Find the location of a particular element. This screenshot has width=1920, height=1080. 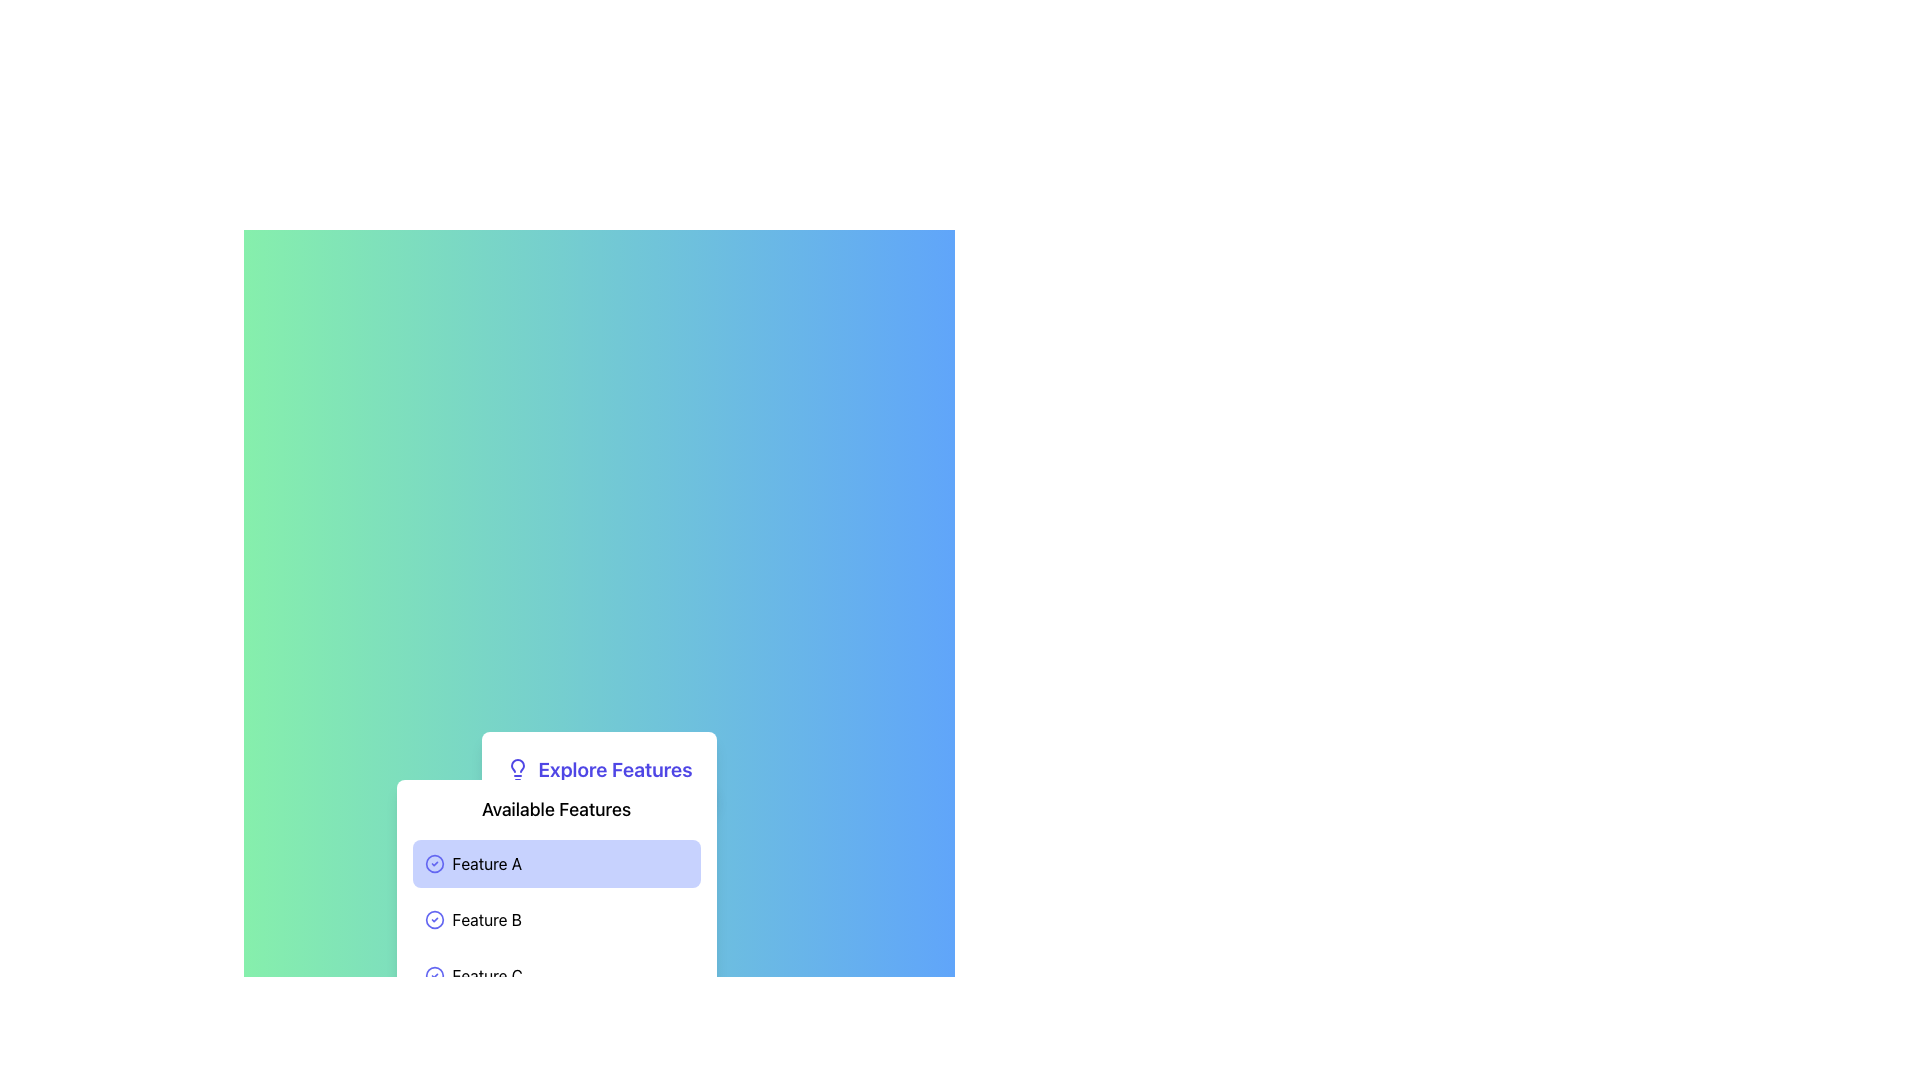

the first selectable item labeled 'Feature A' in the vertically stacked list is located at coordinates (556, 863).